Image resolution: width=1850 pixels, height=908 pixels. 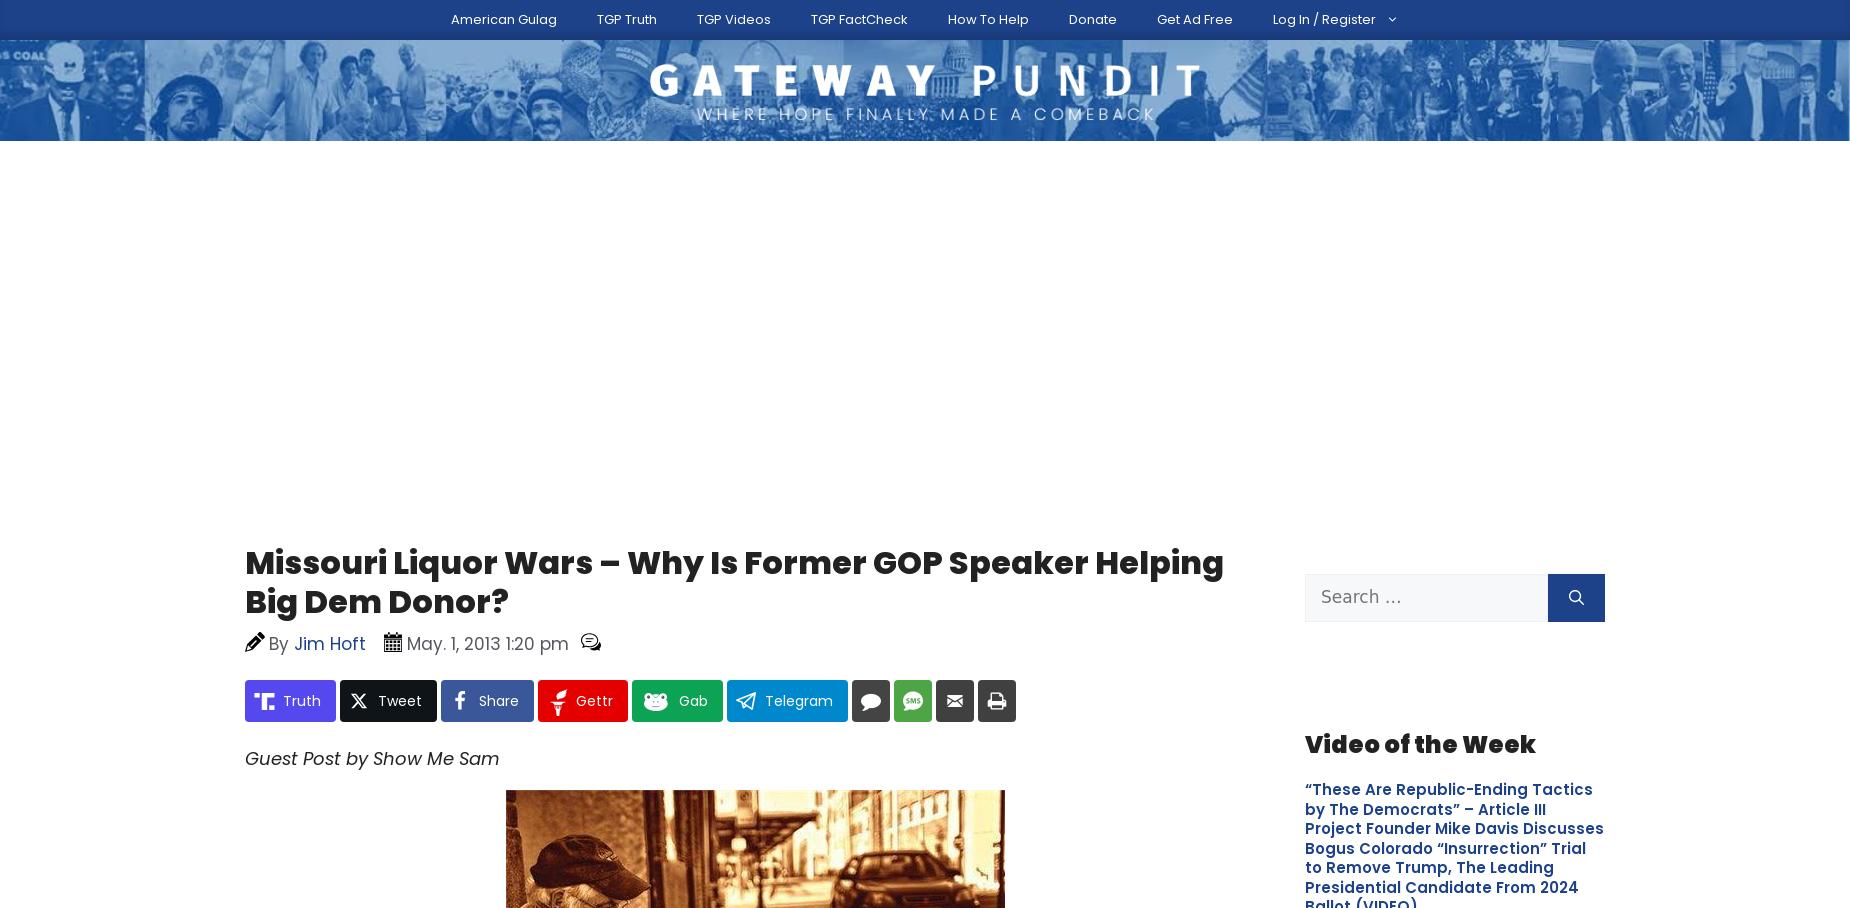 I want to click on 'Please Help The Gateway Pundit', so click(x=1303, y=192).